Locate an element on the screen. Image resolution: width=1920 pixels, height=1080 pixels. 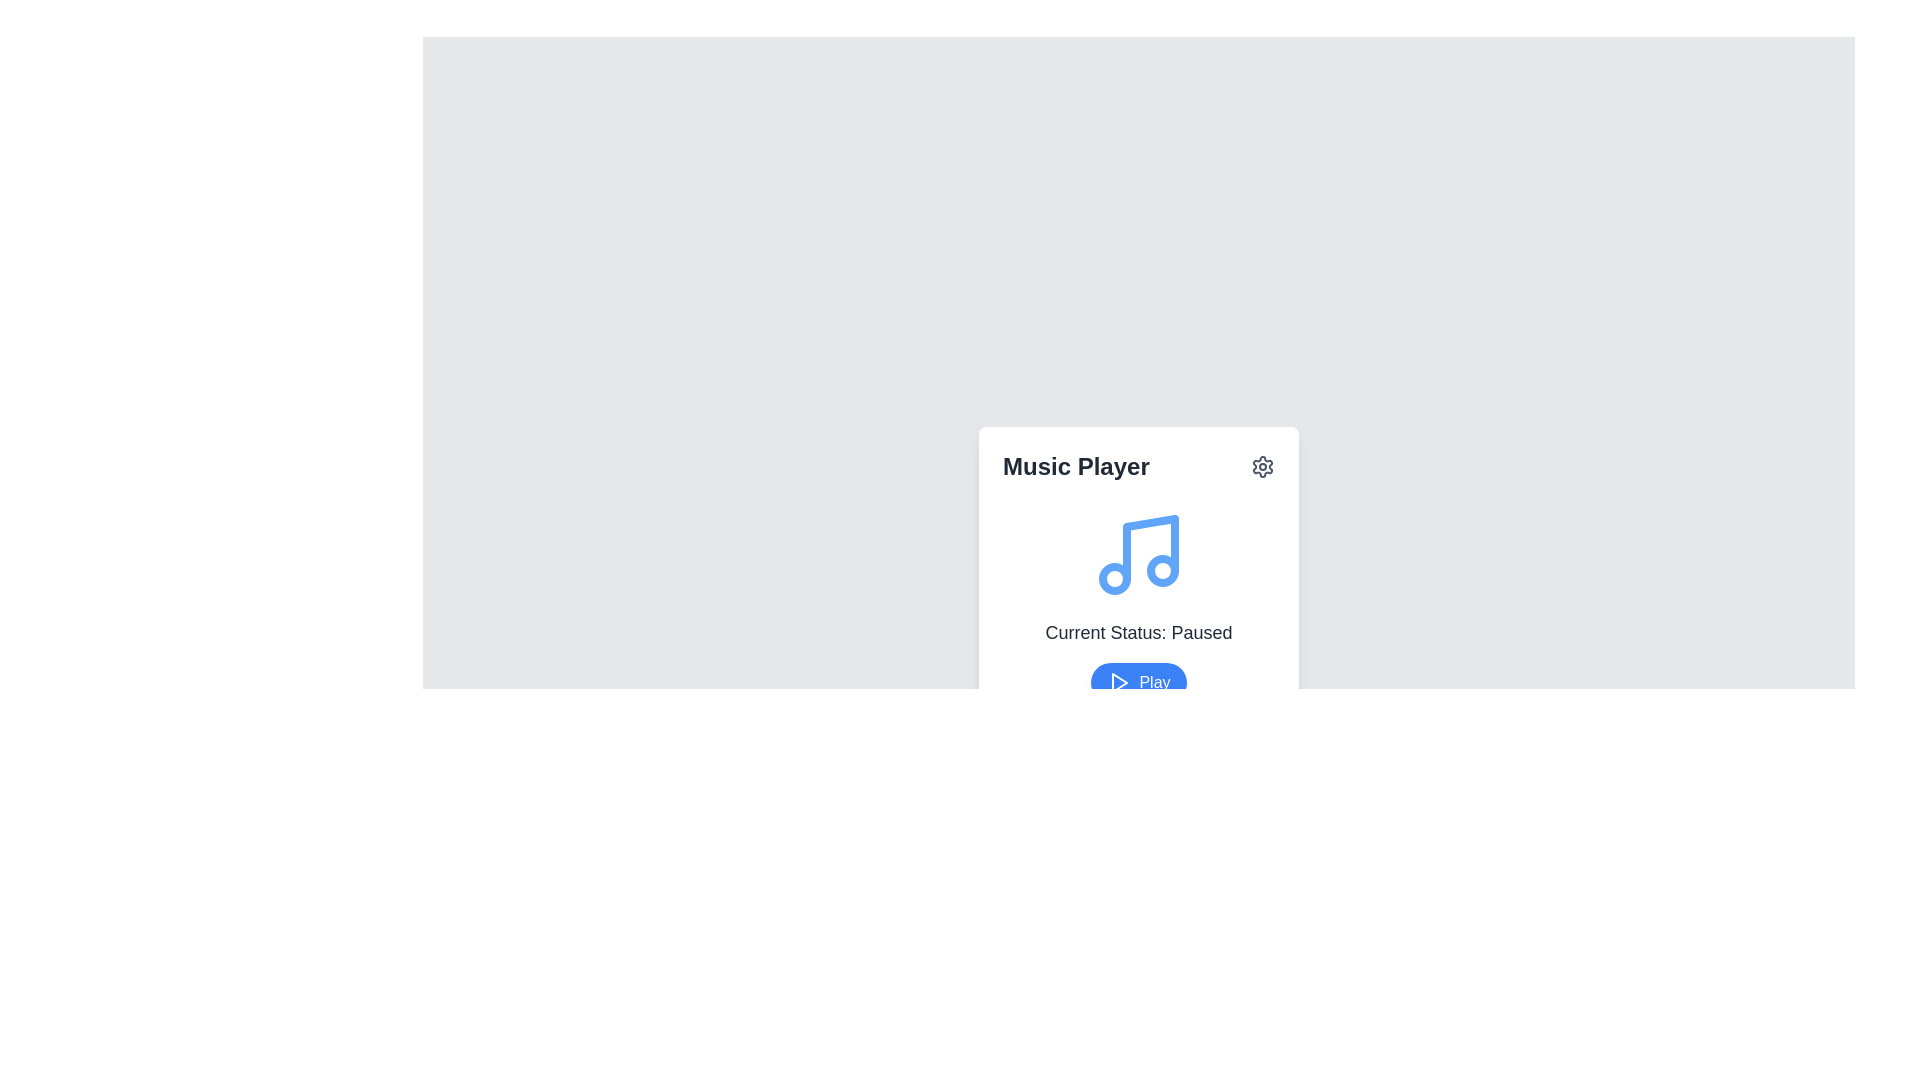
the gear-shaped icon button located in the header of the 'Music Player' section is located at coordinates (1261, 466).